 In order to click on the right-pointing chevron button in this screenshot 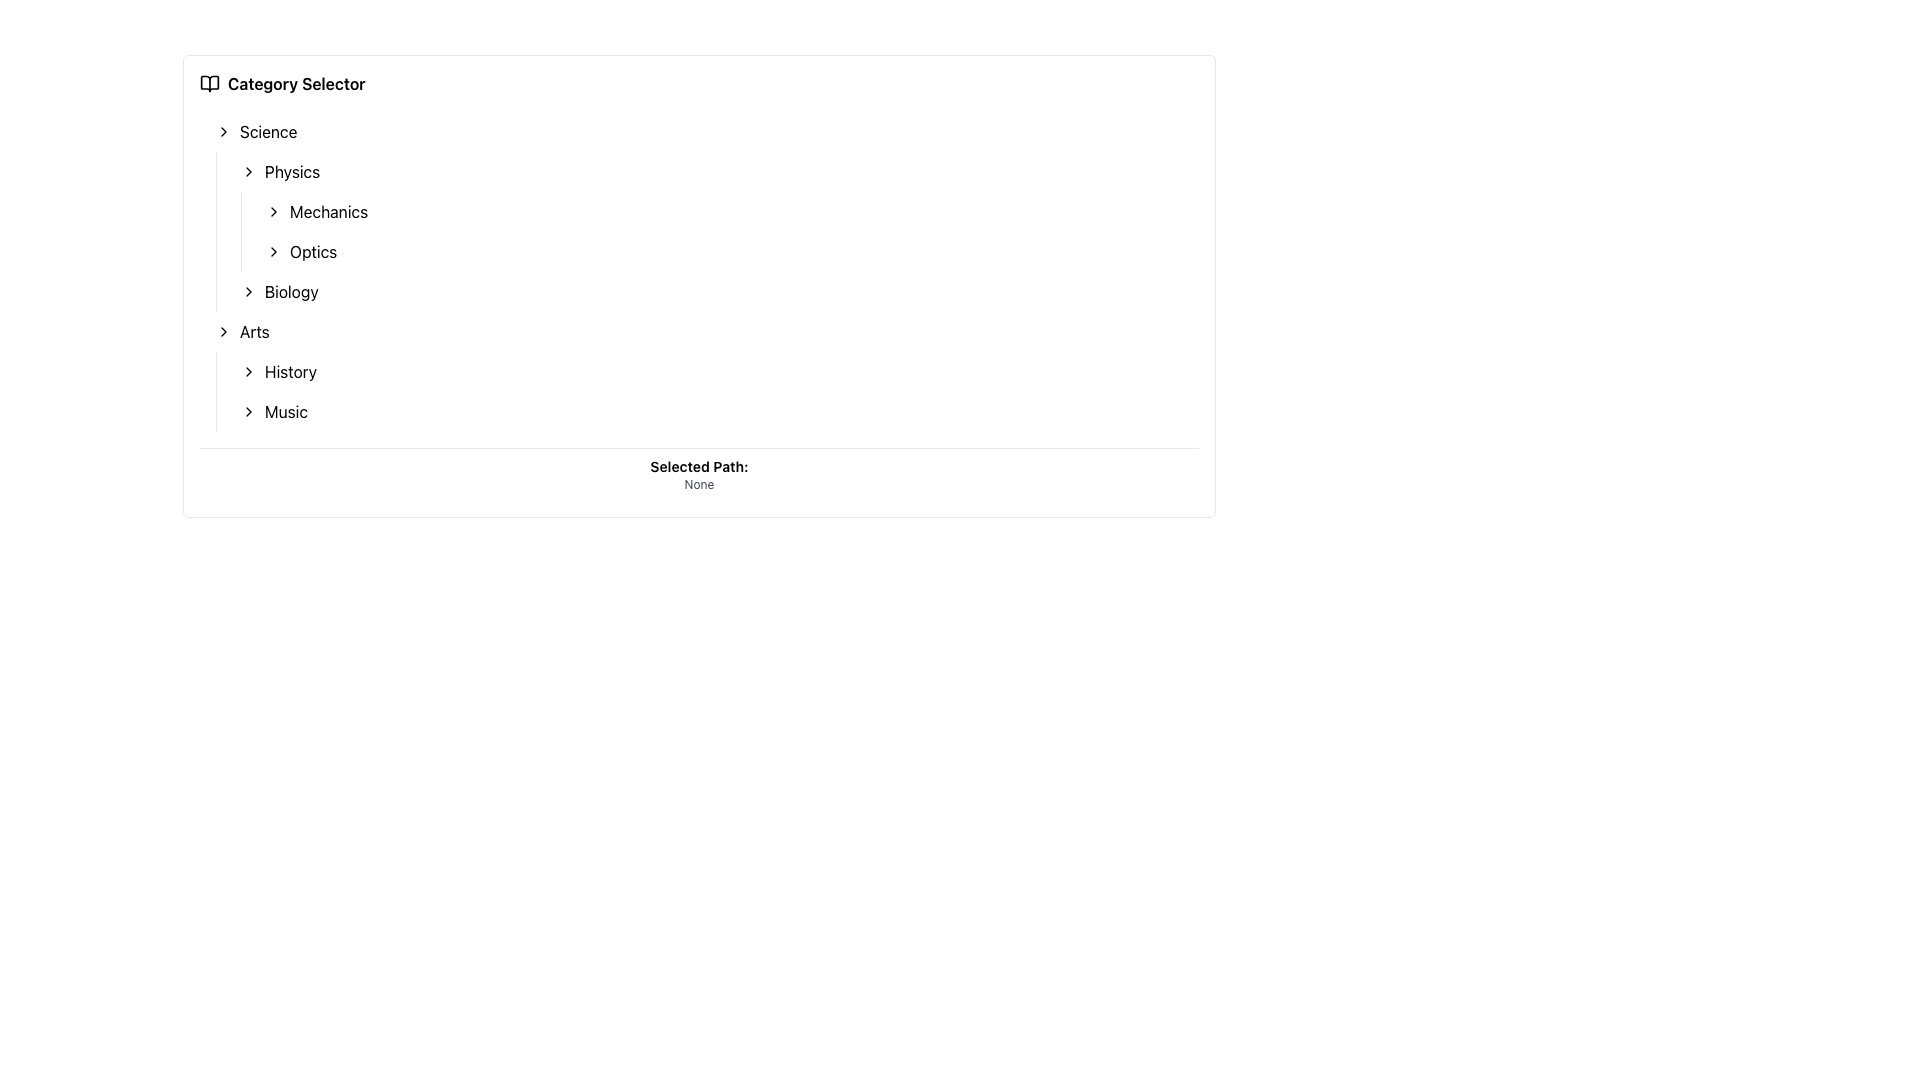, I will do `click(248, 171)`.